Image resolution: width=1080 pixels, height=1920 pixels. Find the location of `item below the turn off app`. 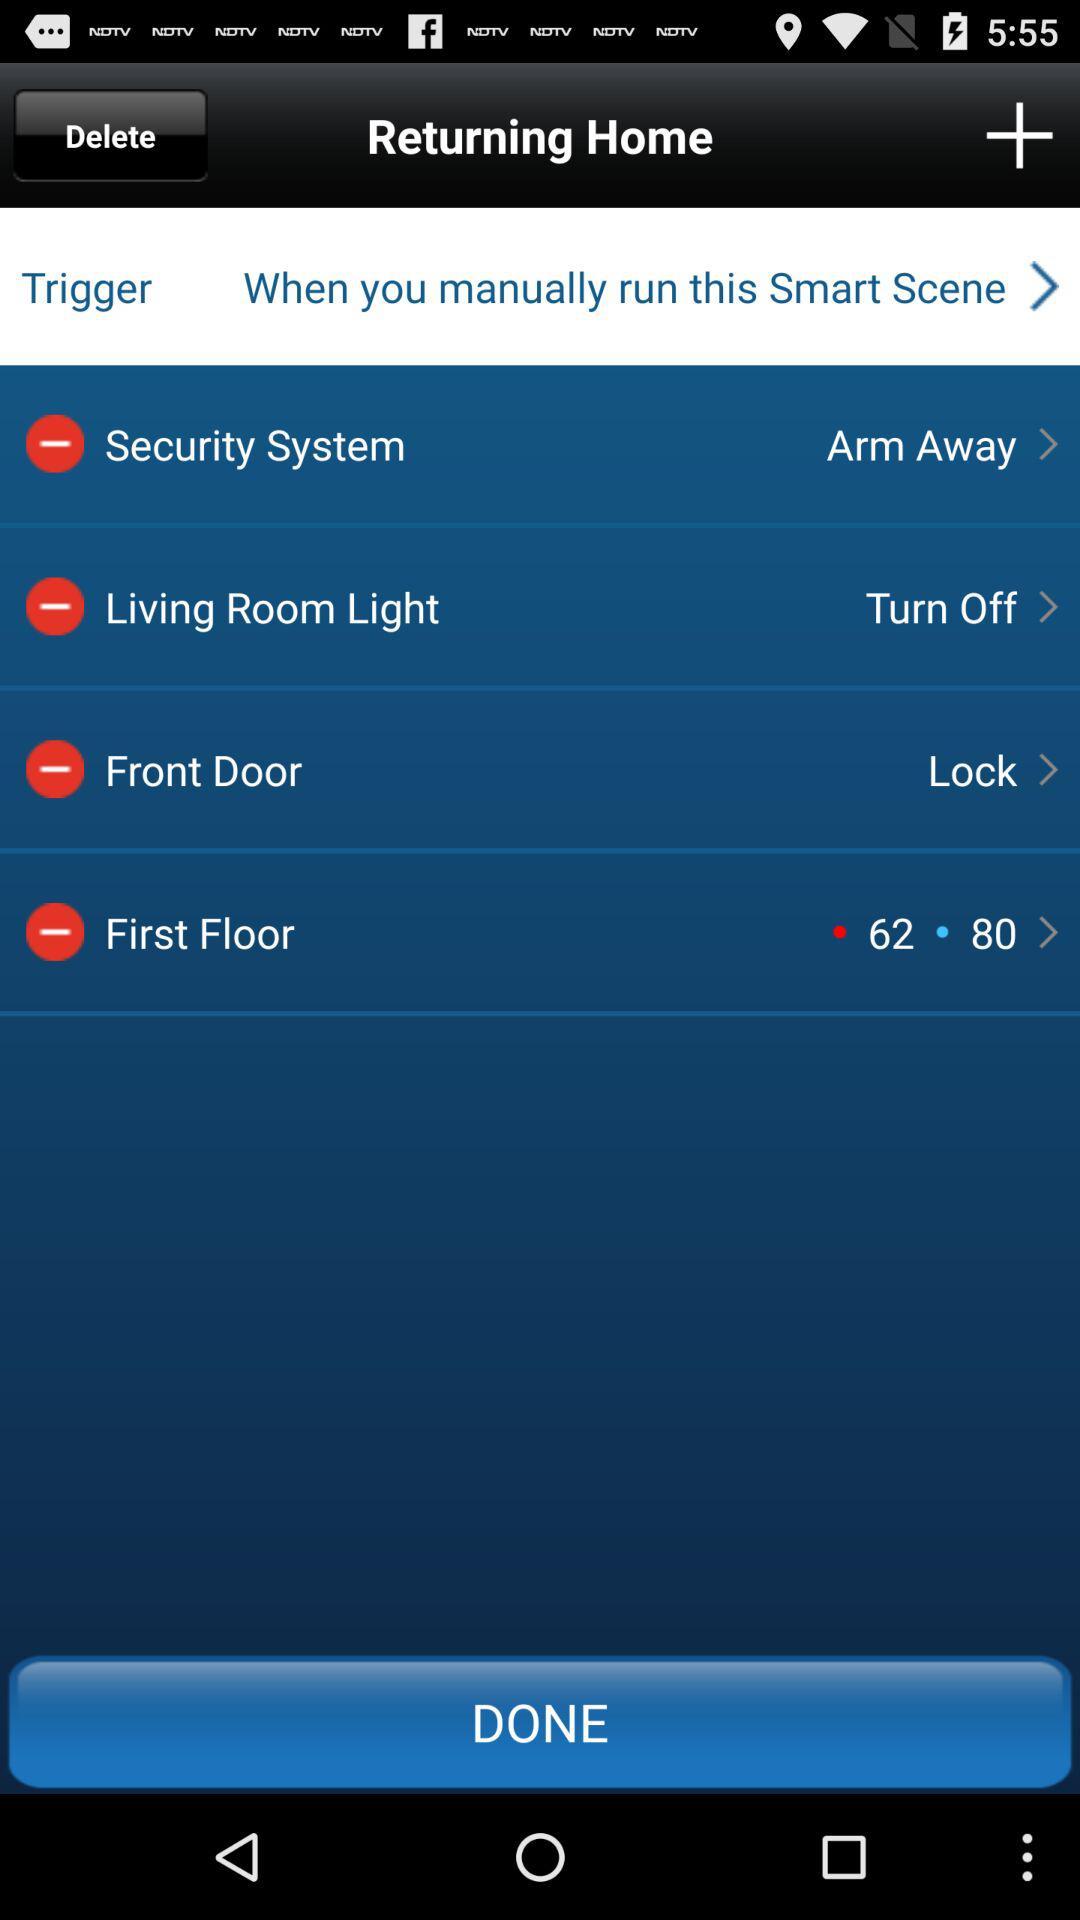

item below the turn off app is located at coordinates (971, 768).